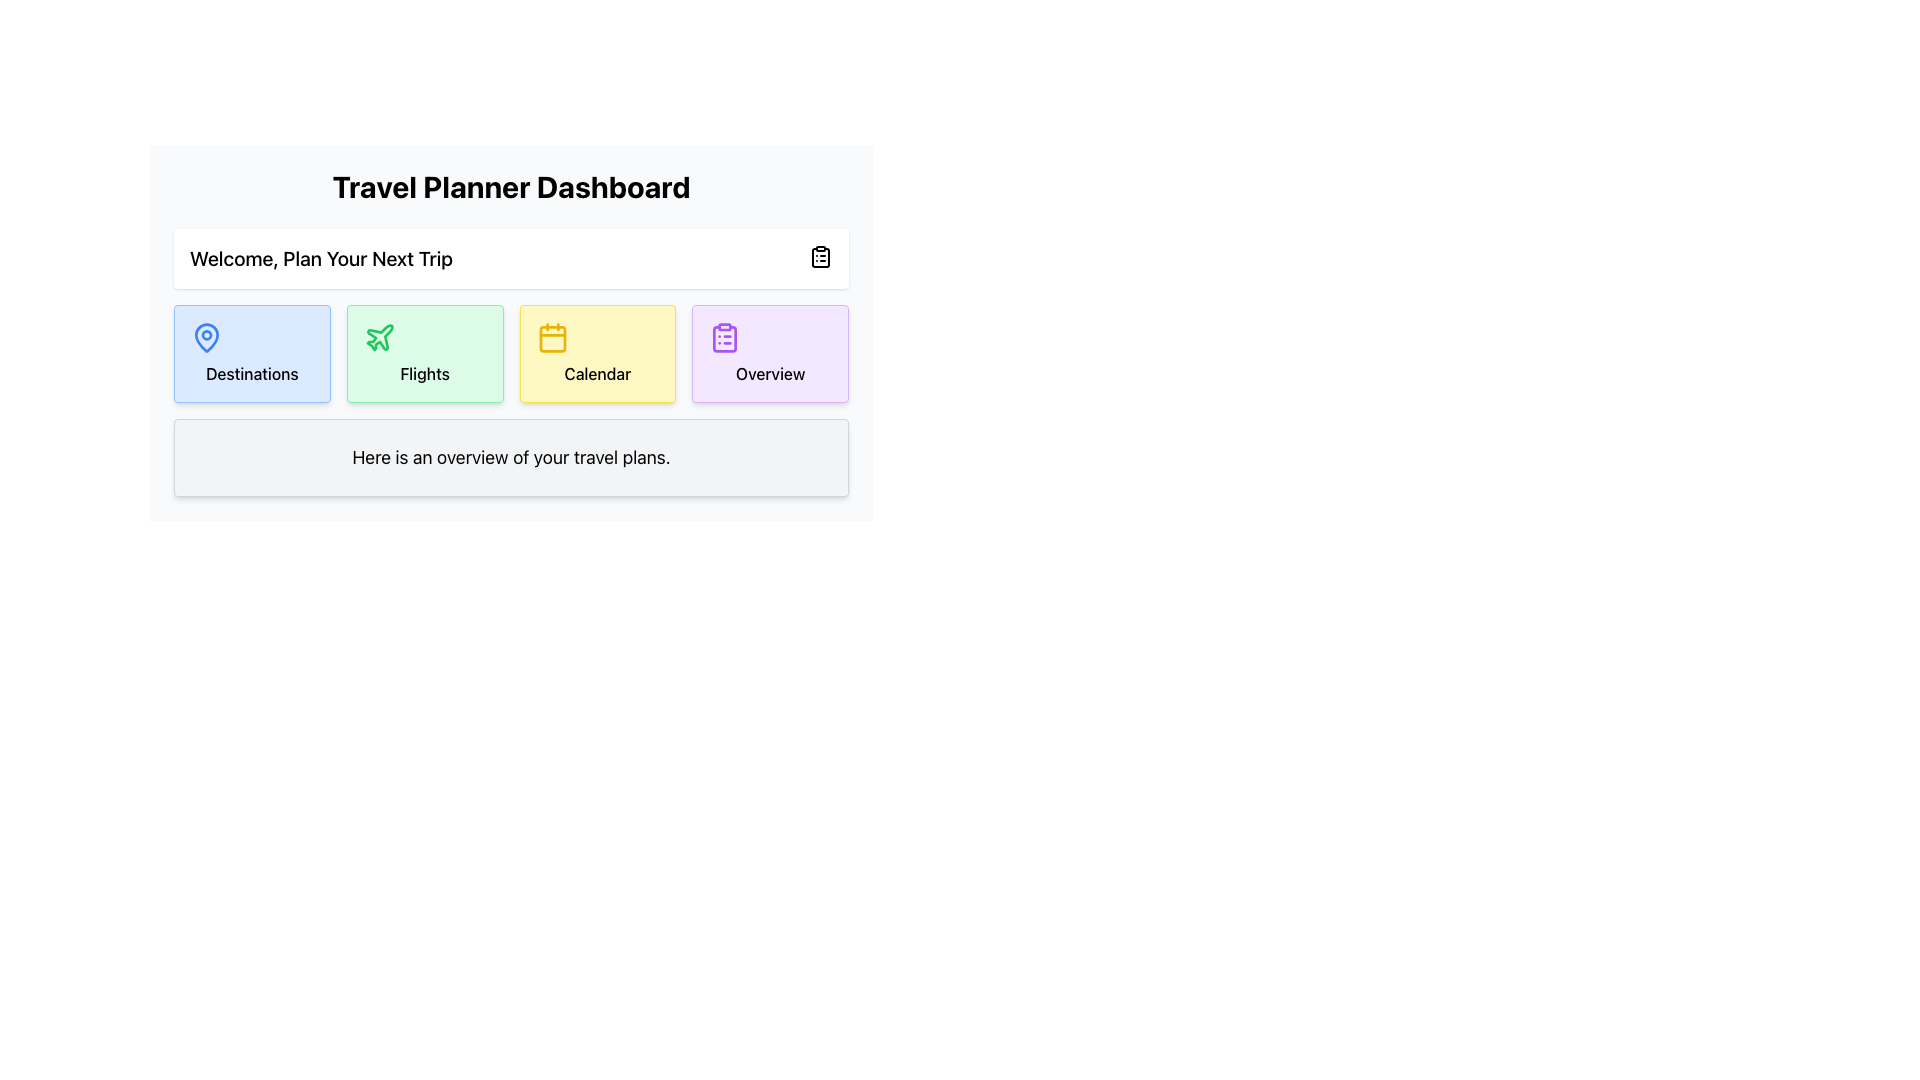 This screenshot has width=1920, height=1080. Describe the element at coordinates (511, 362) in the screenshot. I see `any option in the Grid Layout Component located centrally beneath the title 'Welcome, Plan Your Next Trip'` at that location.